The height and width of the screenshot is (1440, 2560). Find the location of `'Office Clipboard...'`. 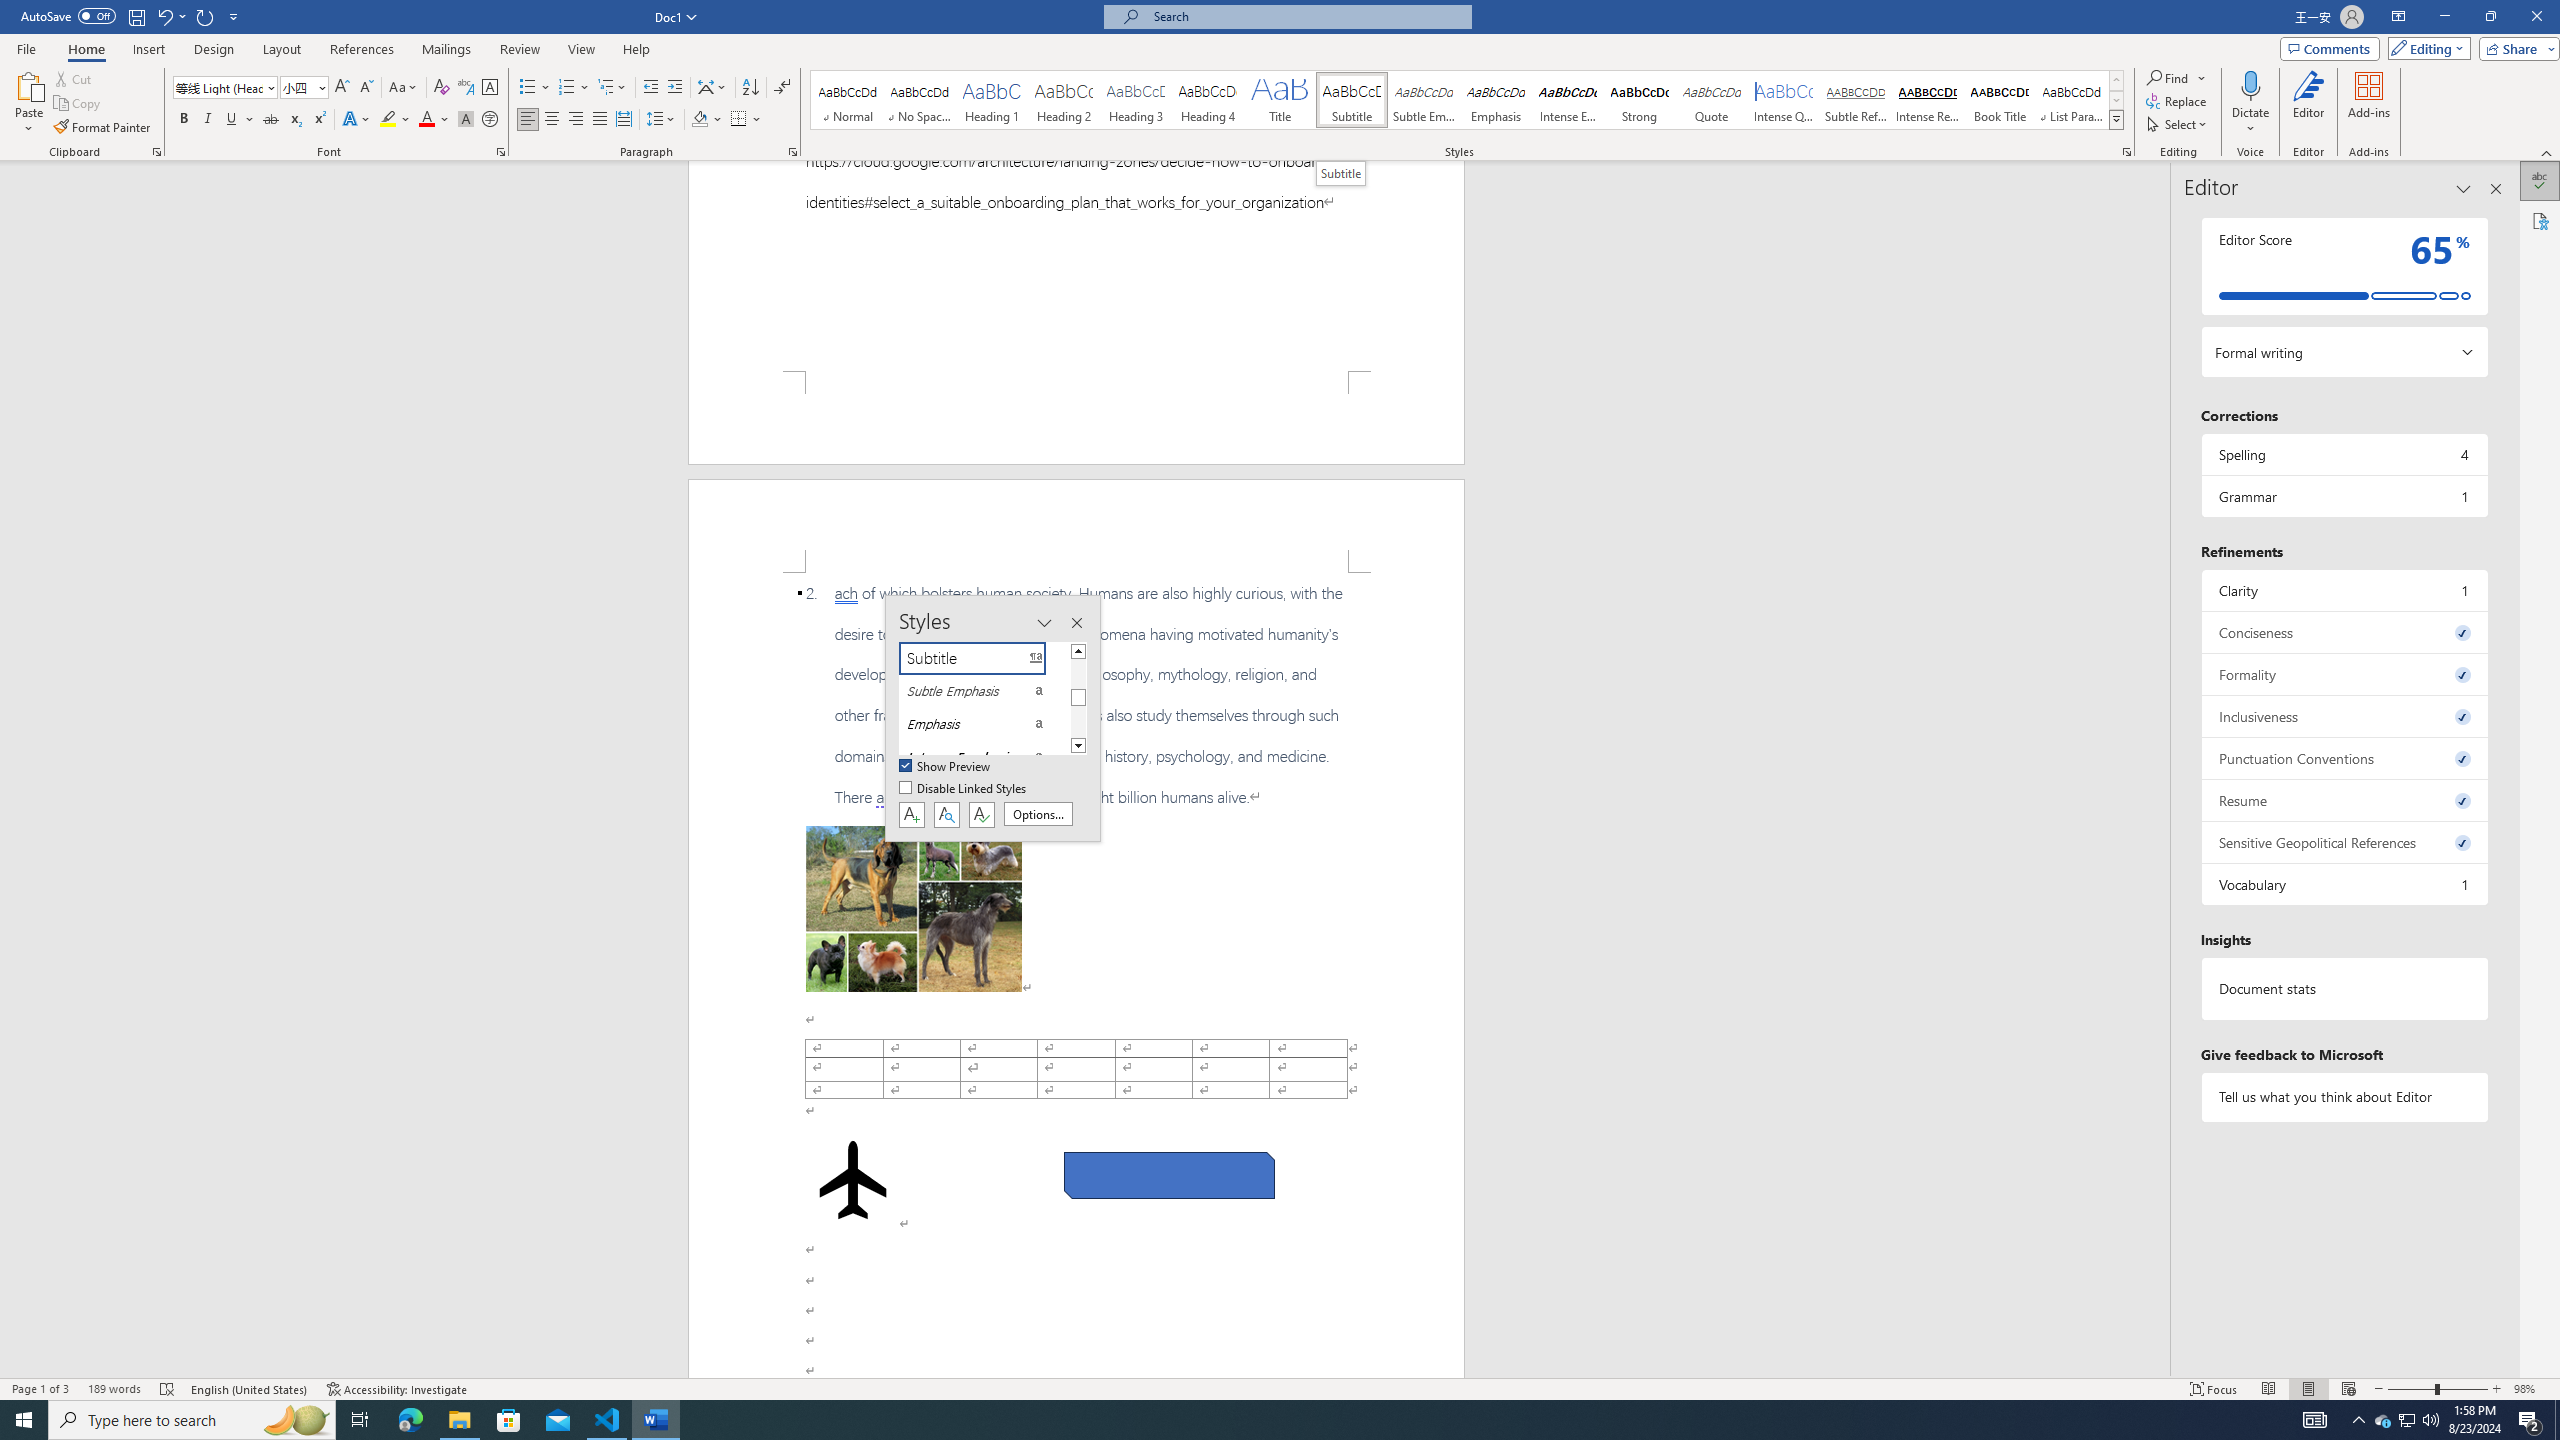

'Office Clipboard...' is located at coordinates (155, 150).